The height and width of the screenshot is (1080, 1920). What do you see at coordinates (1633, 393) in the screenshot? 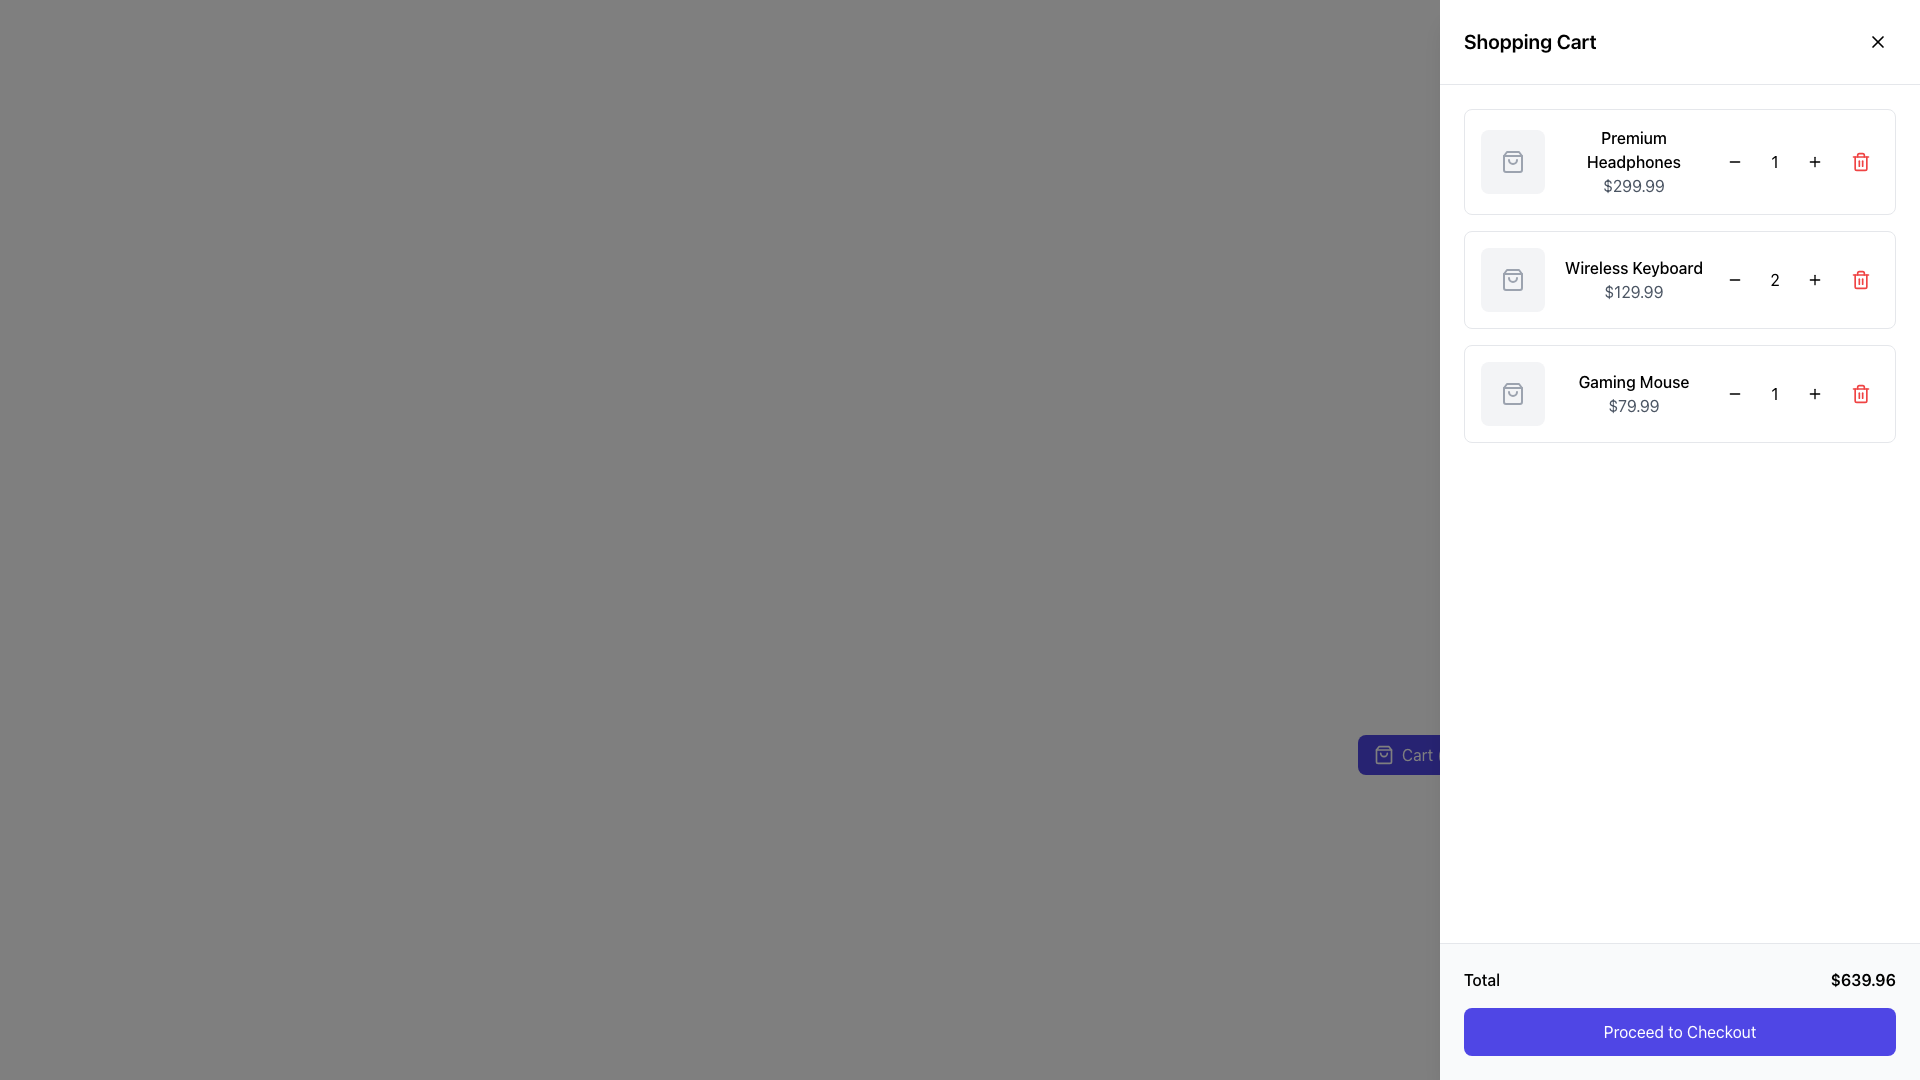
I see `the text of the 'Gaming Mouse' product information display component, which includes the product name and price, for copying purposes` at bounding box center [1633, 393].